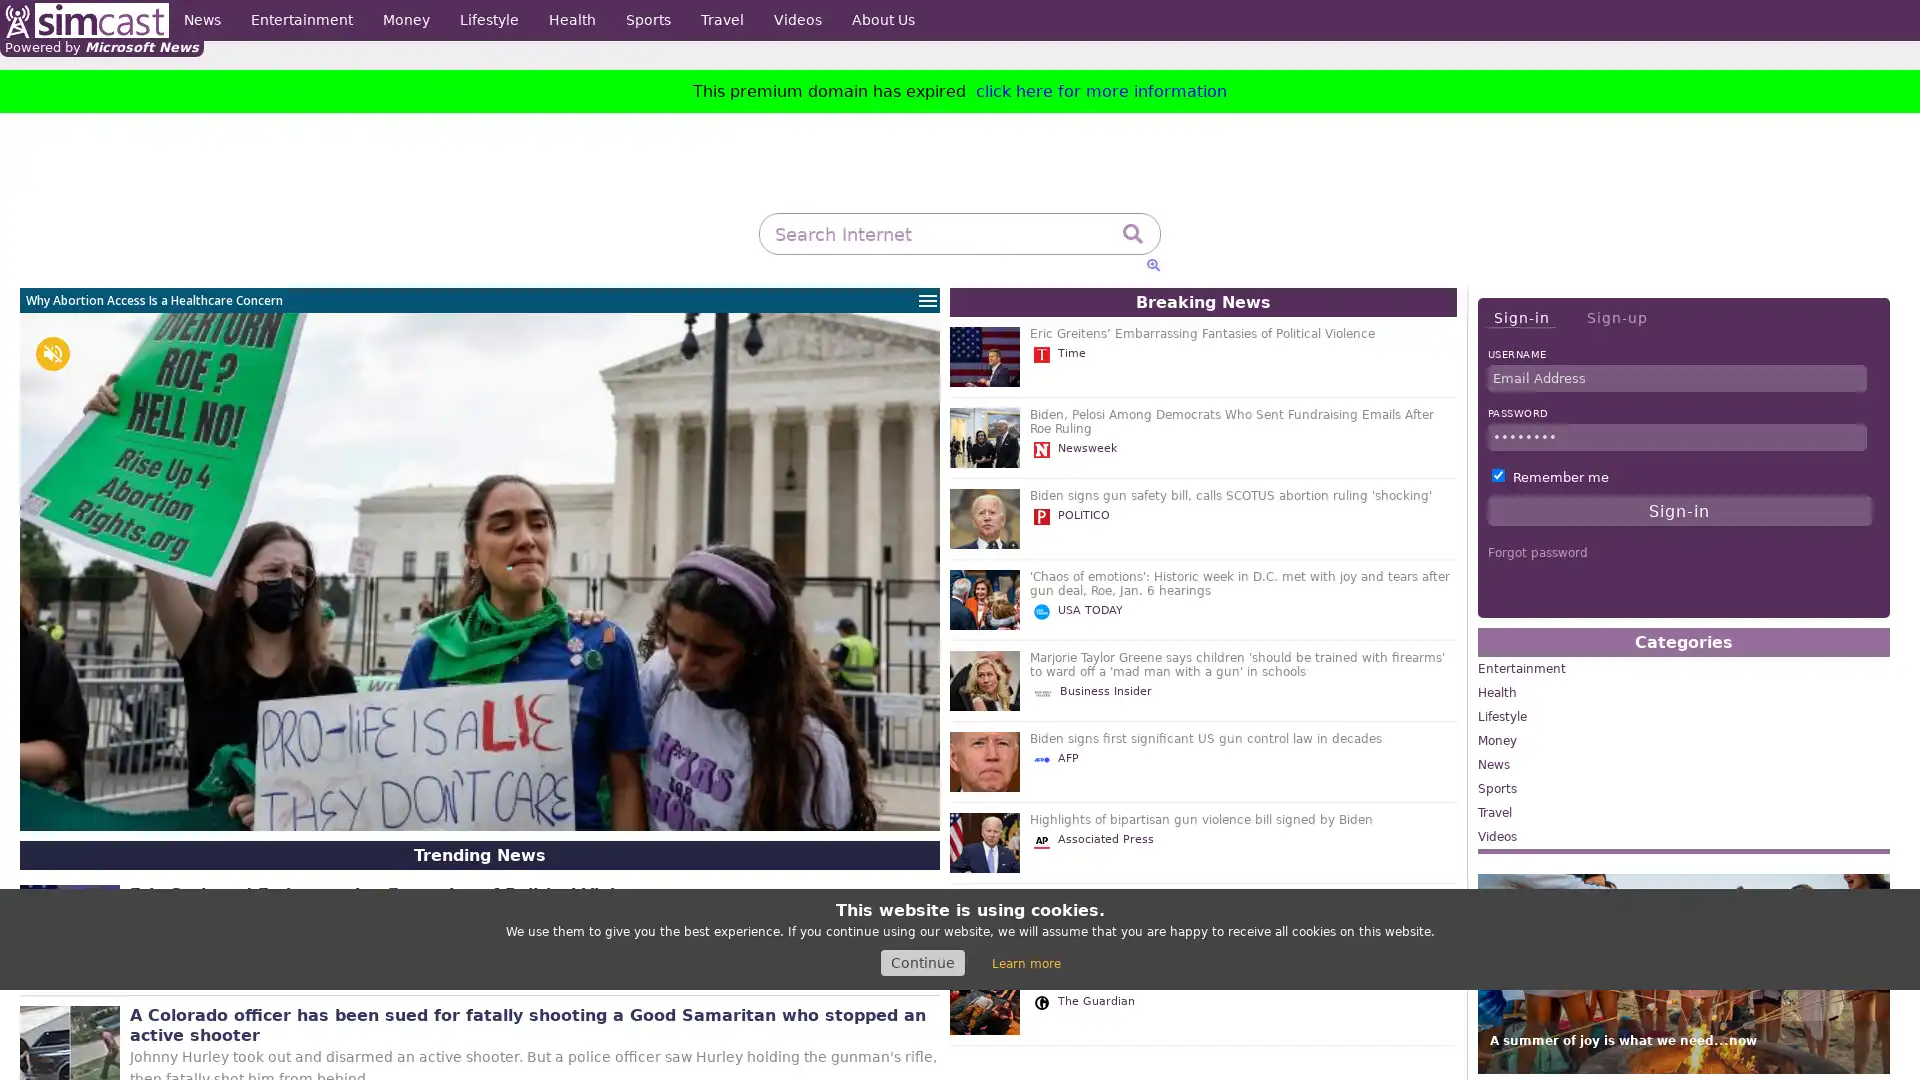 Image resolution: width=1920 pixels, height=1080 pixels. Describe the element at coordinates (1616, 316) in the screenshot. I see `Sign-up` at that location.